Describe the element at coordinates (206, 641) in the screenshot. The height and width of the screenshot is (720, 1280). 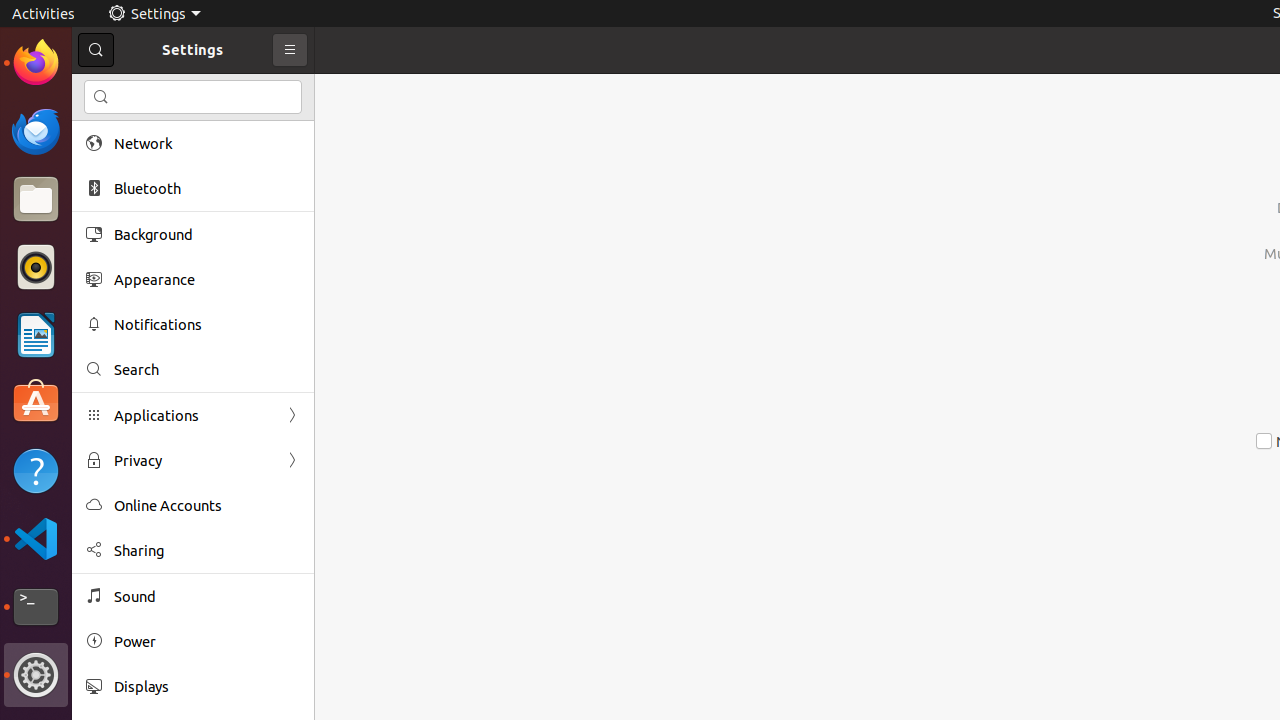
I see `'Power'` at that location.